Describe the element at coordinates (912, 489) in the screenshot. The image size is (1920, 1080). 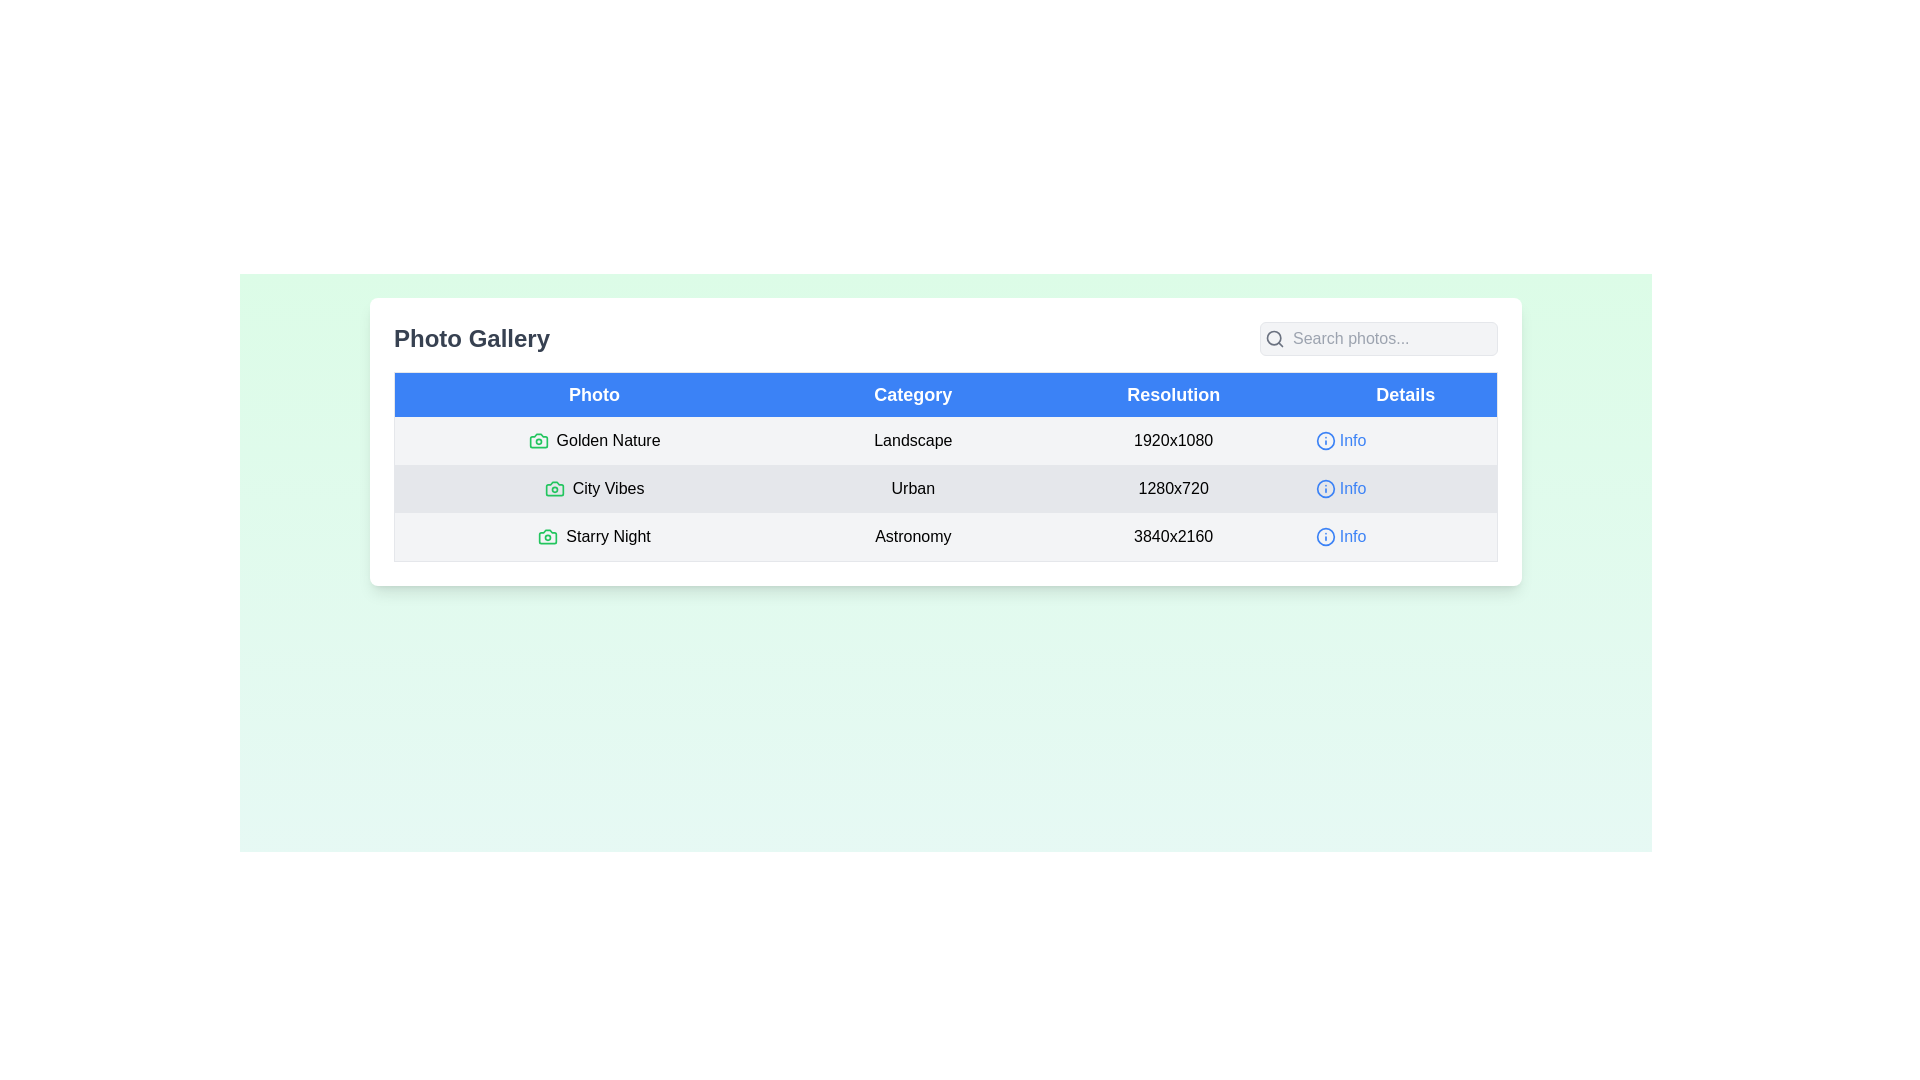
I see `the text label indicating the category 'Urban' for the 'City Vibes' entry in the table, which is located in the second row under the 'Category' column` at that location.